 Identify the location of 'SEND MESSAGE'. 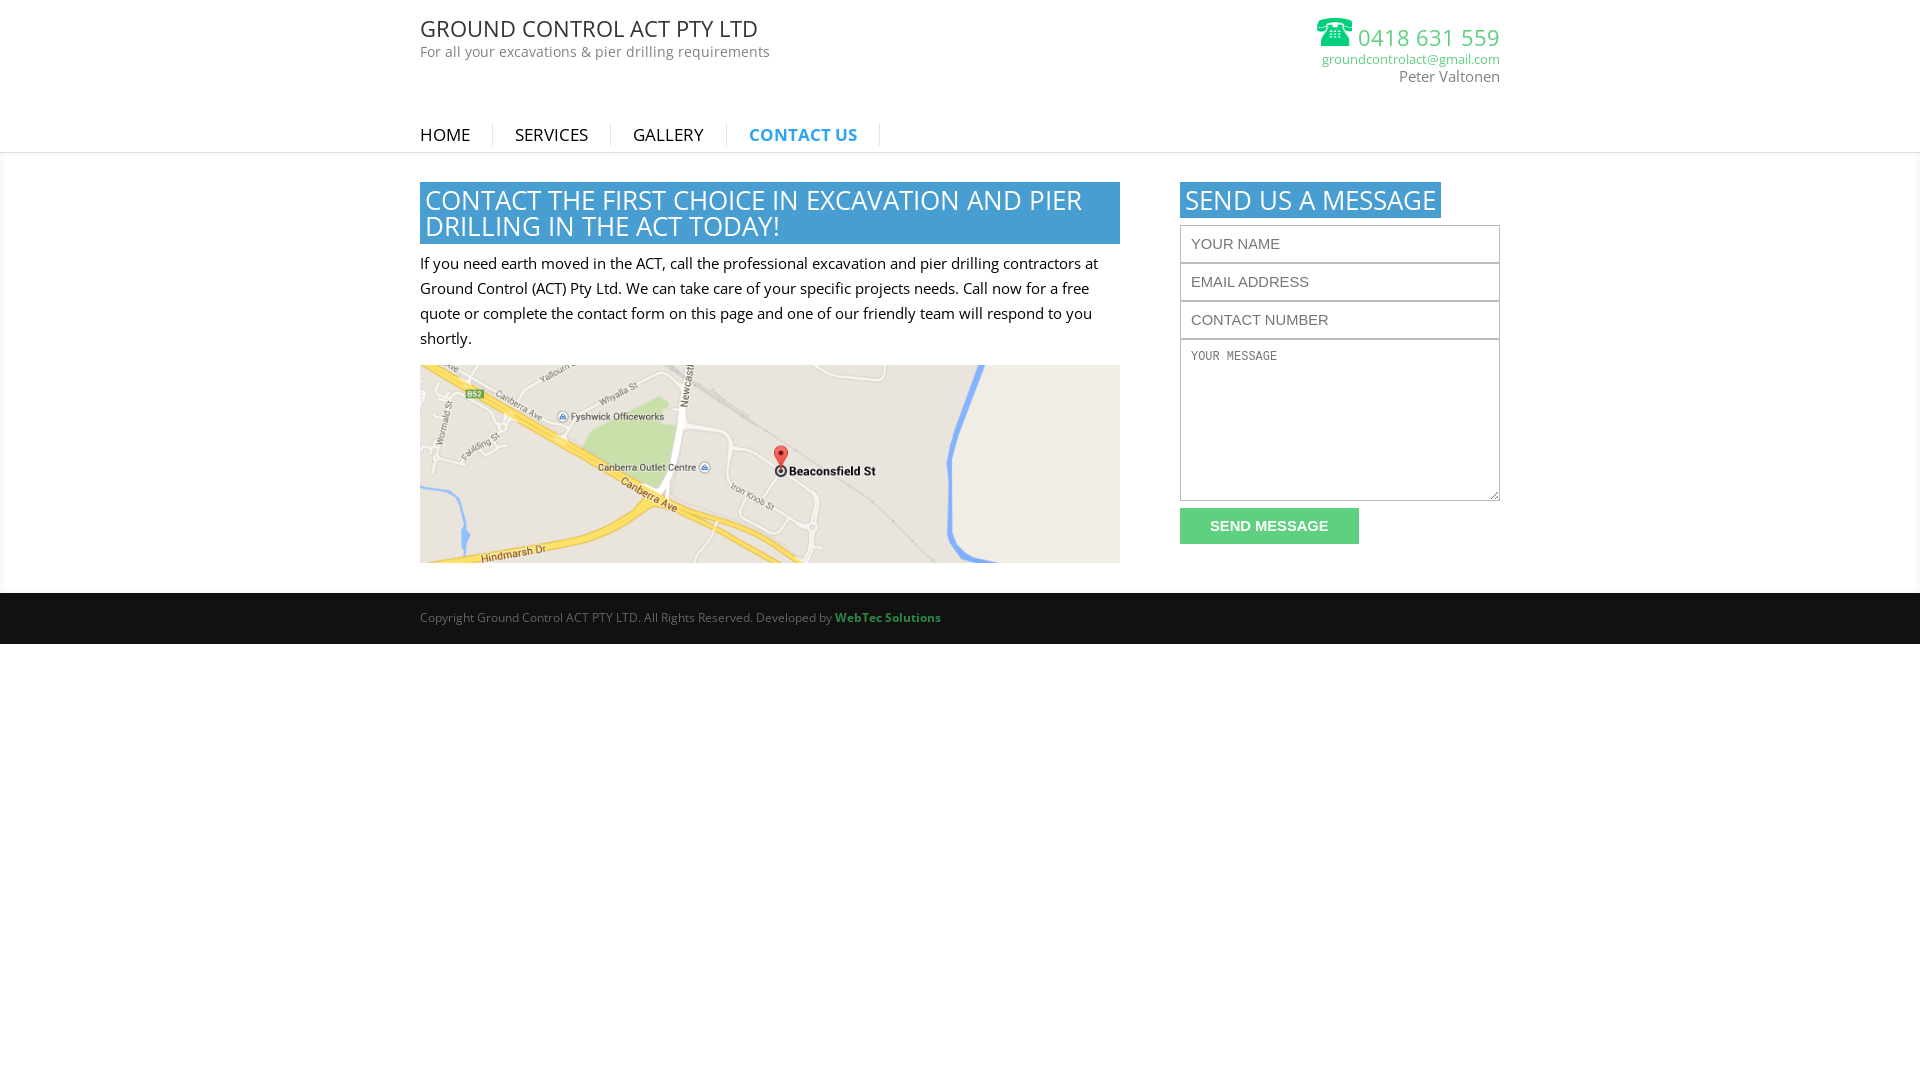
(1268, 524).